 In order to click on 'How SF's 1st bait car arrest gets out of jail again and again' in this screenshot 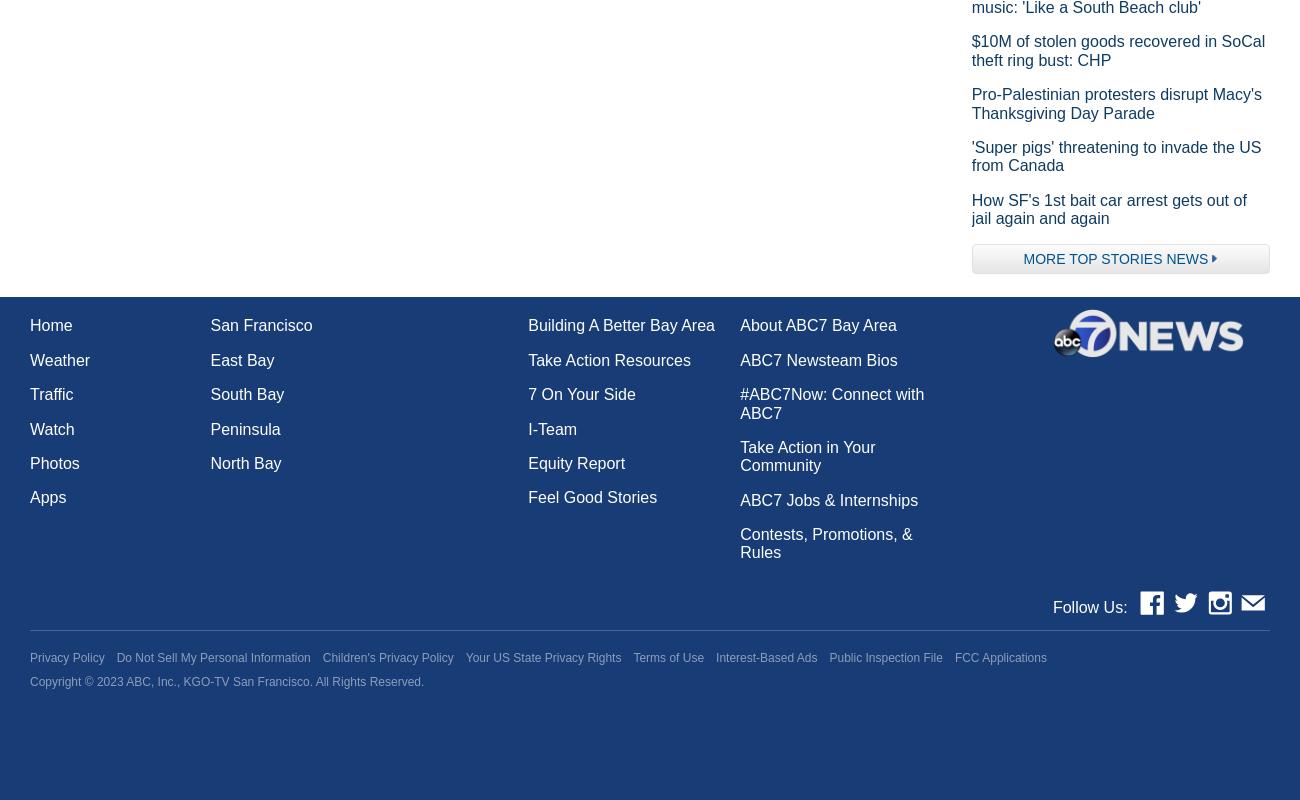, I will do `click(970, 208)`.